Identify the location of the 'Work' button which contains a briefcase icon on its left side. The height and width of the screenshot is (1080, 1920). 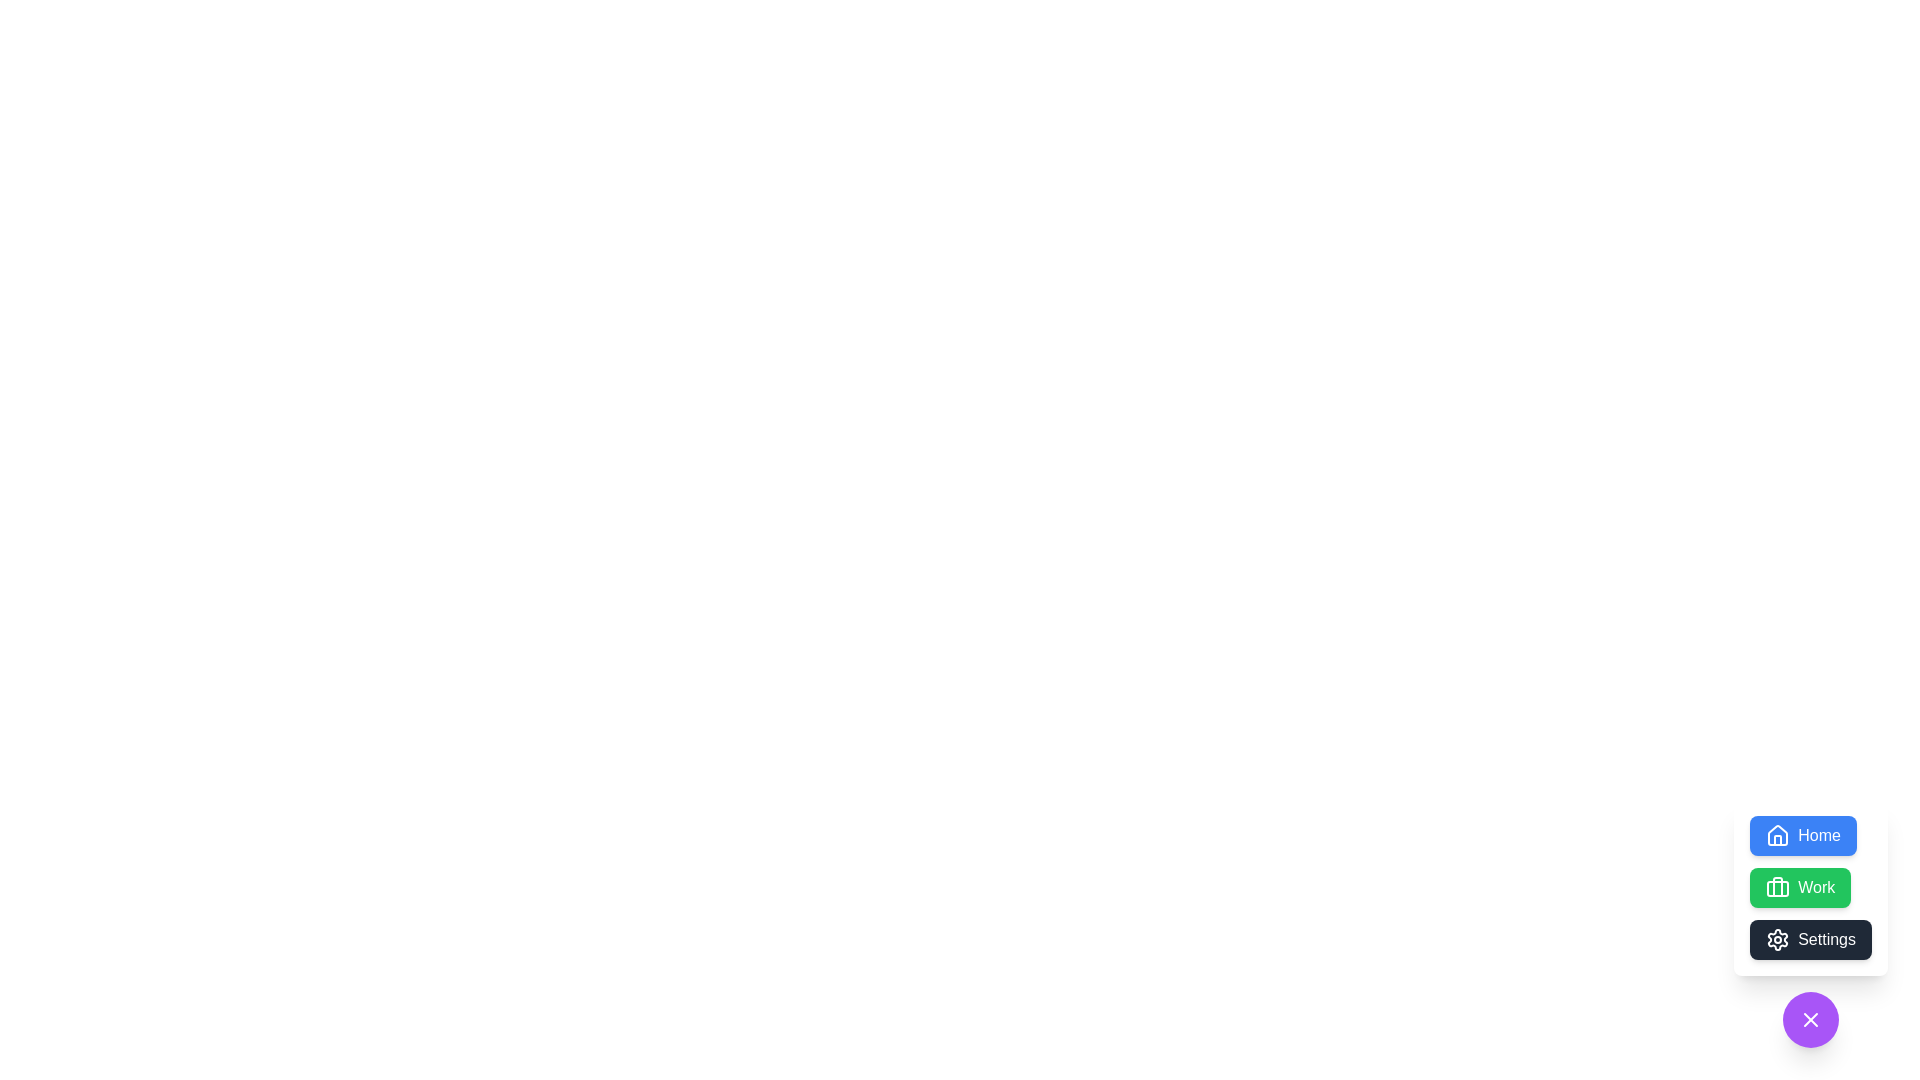
(1778, 886).